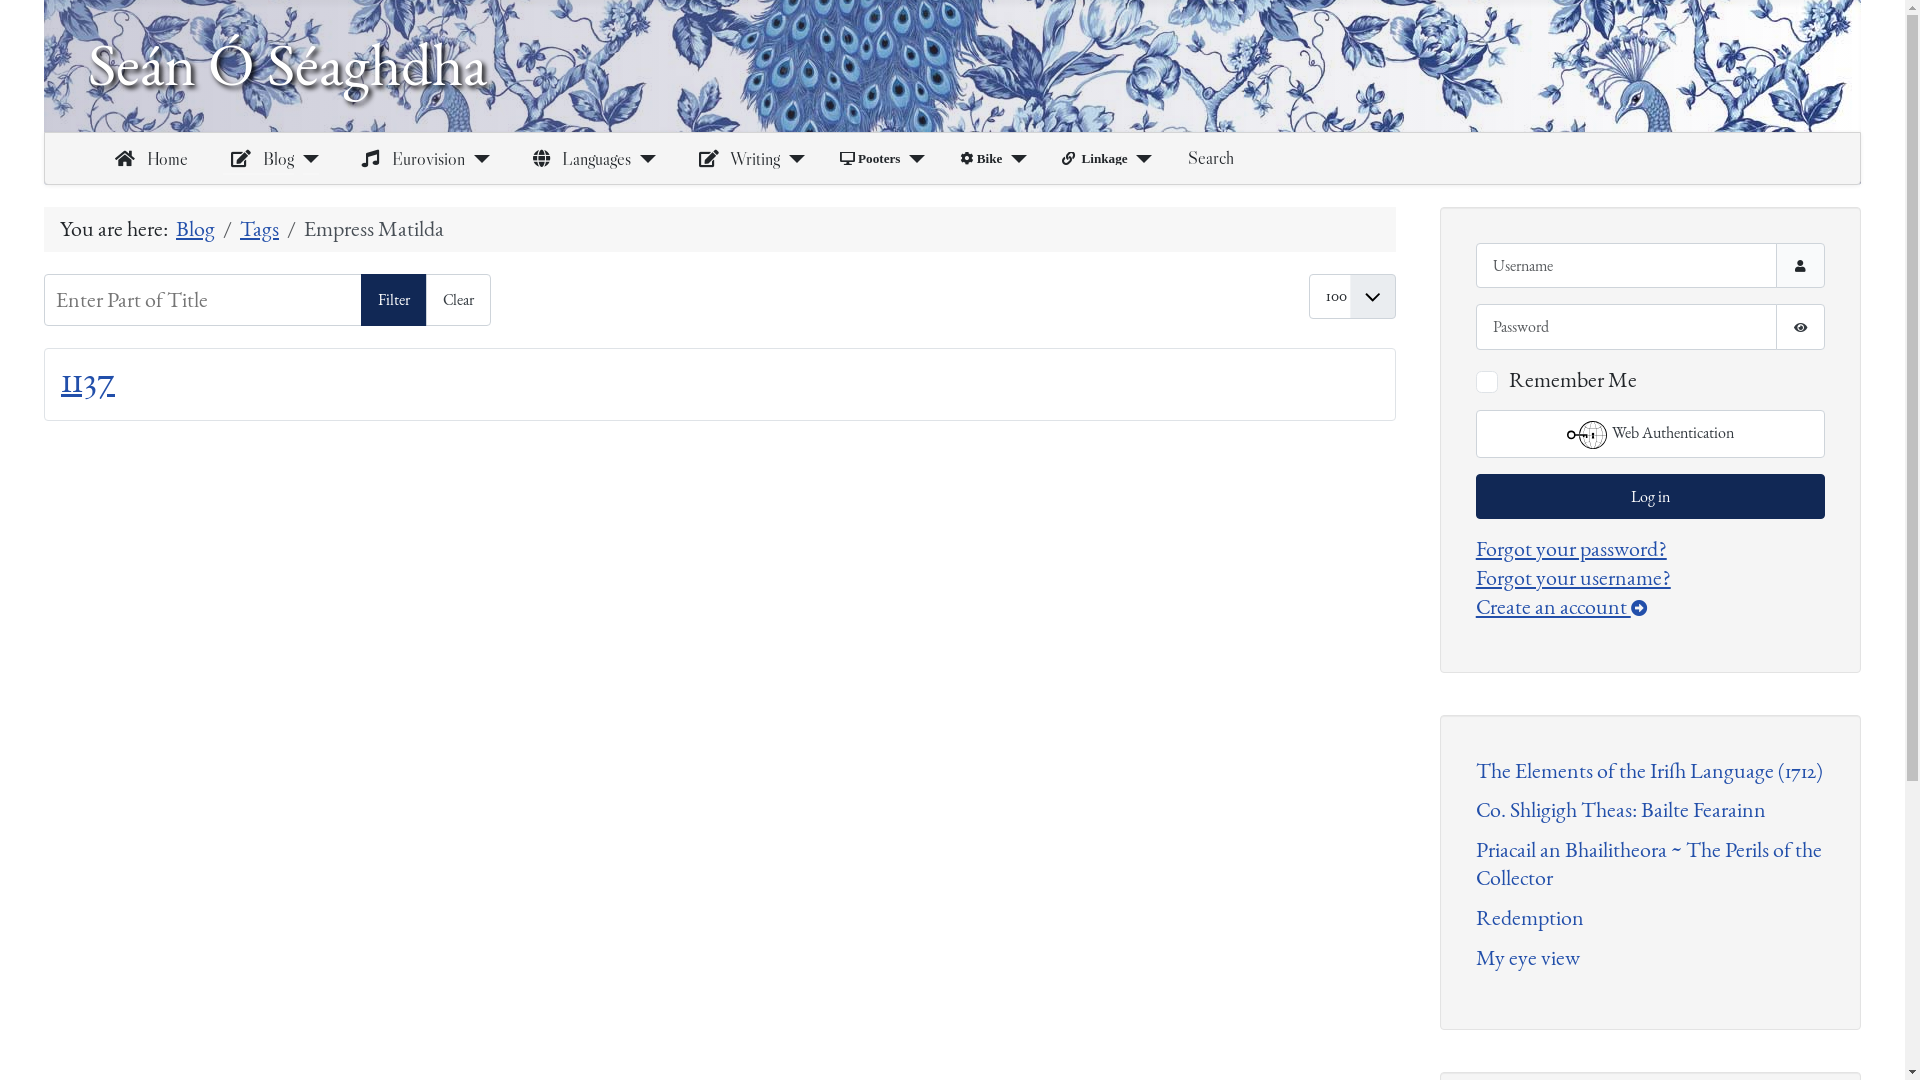  Describe the element at coordinates (734, 157) in the screenshot. I see `'Writing'` at that location.